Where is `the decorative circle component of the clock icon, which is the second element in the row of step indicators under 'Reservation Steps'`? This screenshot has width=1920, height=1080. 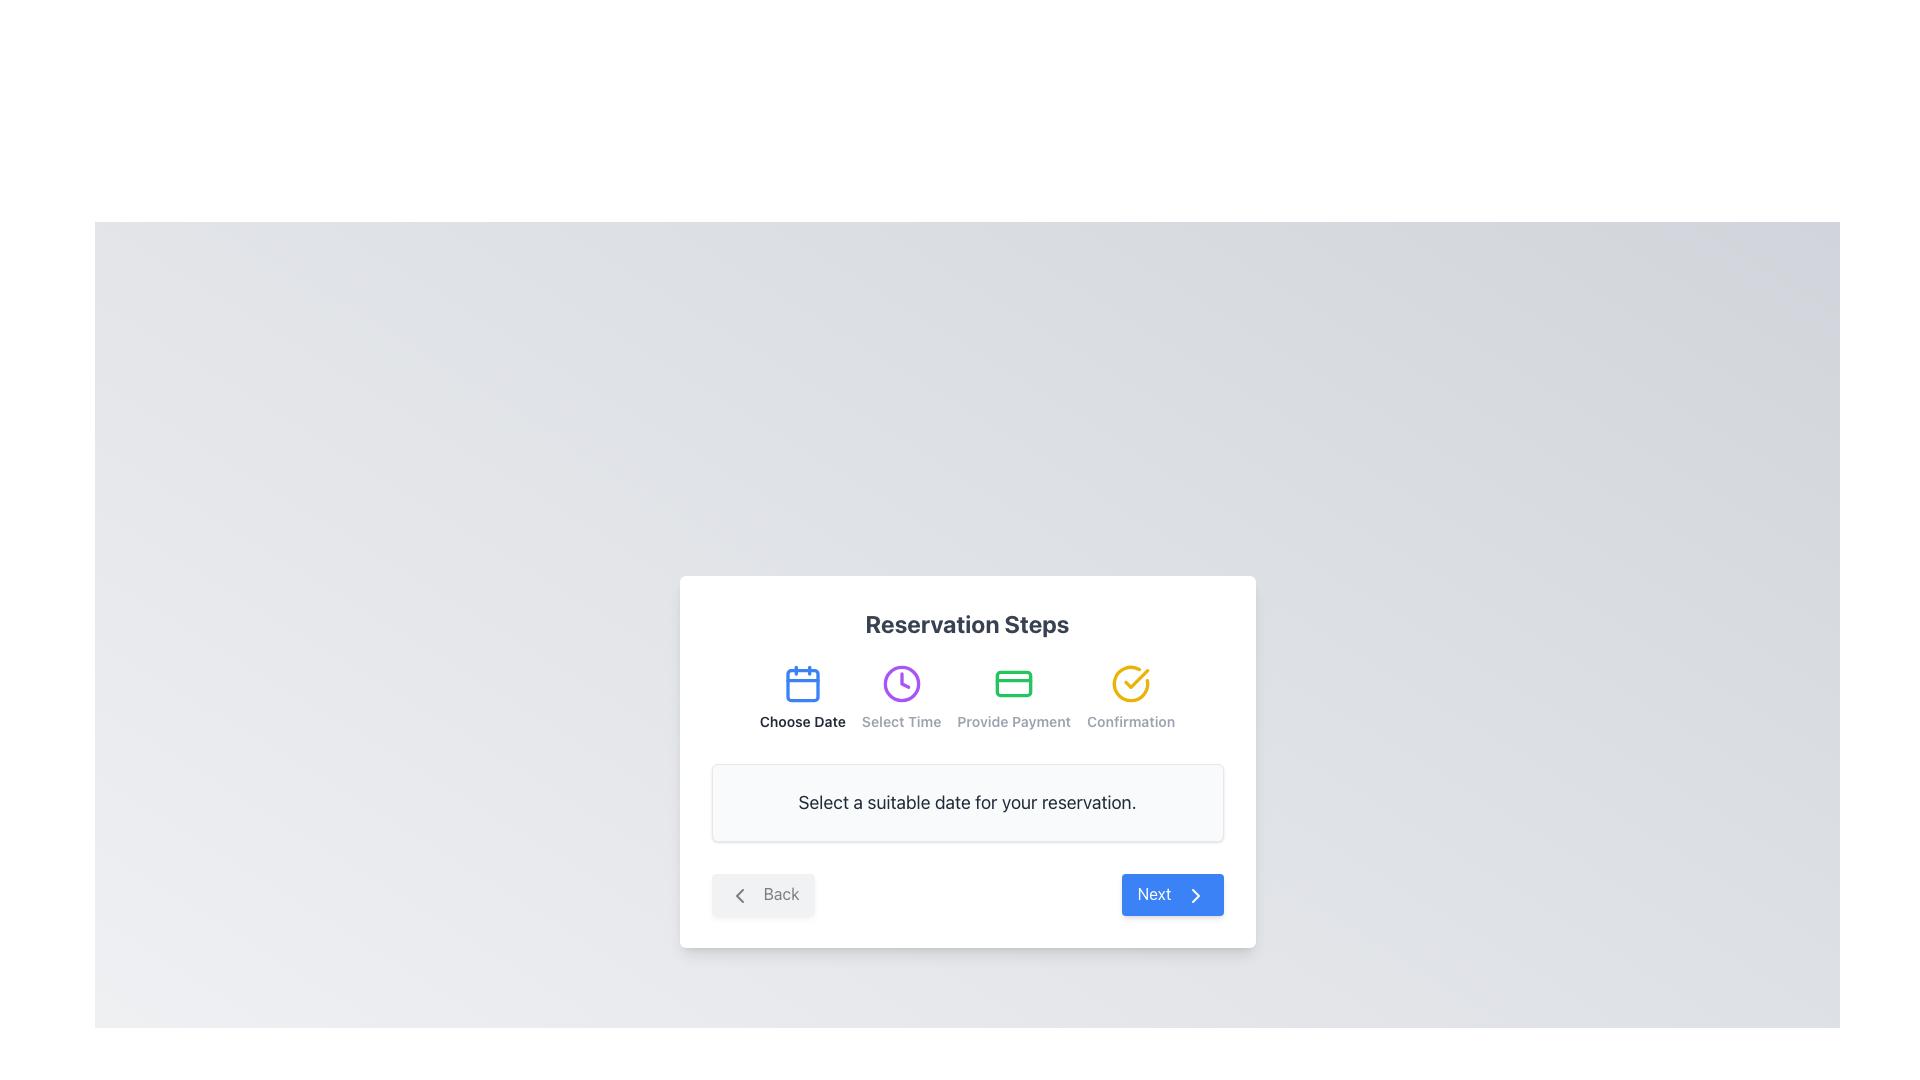
the decorative circle component of the clock icon, which is the second element in the row of step indicators under 'Reservation Steps' is located at coordinates (900, 683).